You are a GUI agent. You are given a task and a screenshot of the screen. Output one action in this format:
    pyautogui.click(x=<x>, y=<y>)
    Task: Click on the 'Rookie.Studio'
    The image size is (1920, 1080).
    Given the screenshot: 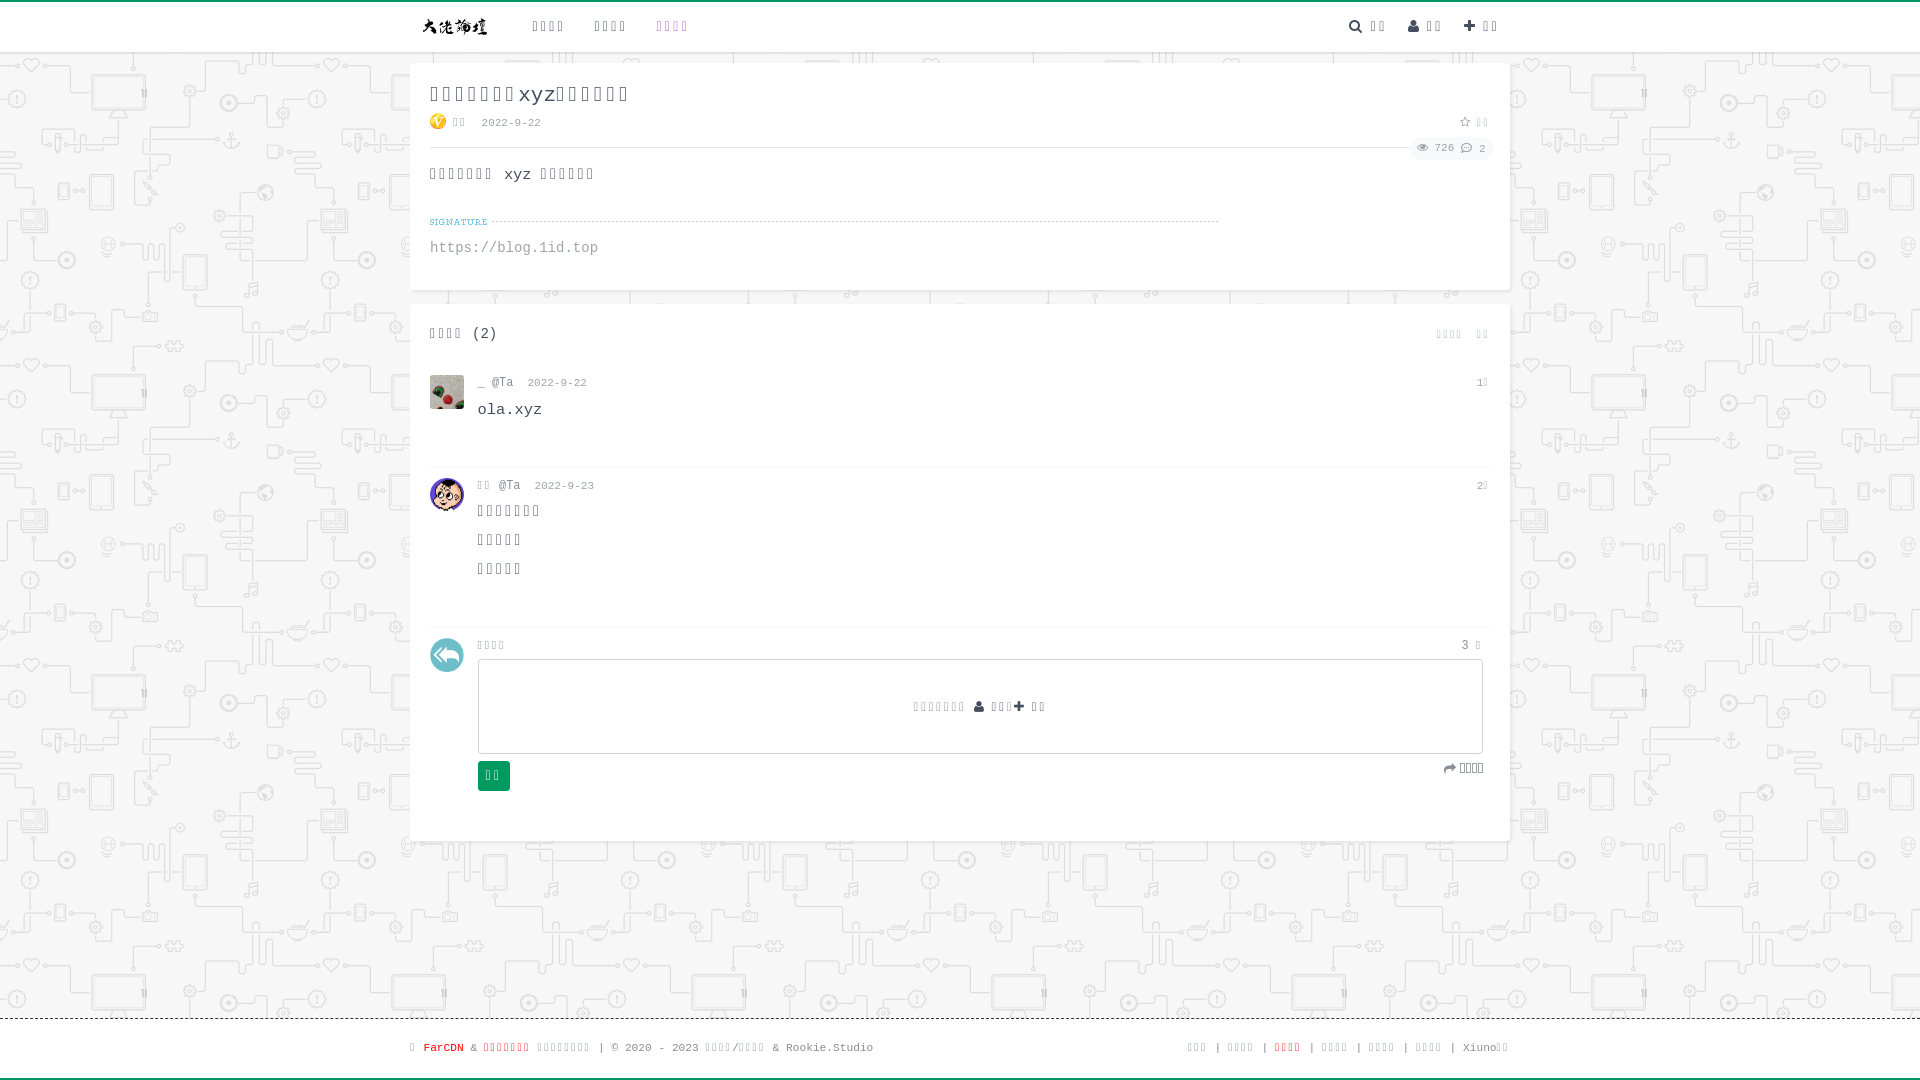 What is the action you would take?
    pyautogui.click(x=785, y=1047)
    